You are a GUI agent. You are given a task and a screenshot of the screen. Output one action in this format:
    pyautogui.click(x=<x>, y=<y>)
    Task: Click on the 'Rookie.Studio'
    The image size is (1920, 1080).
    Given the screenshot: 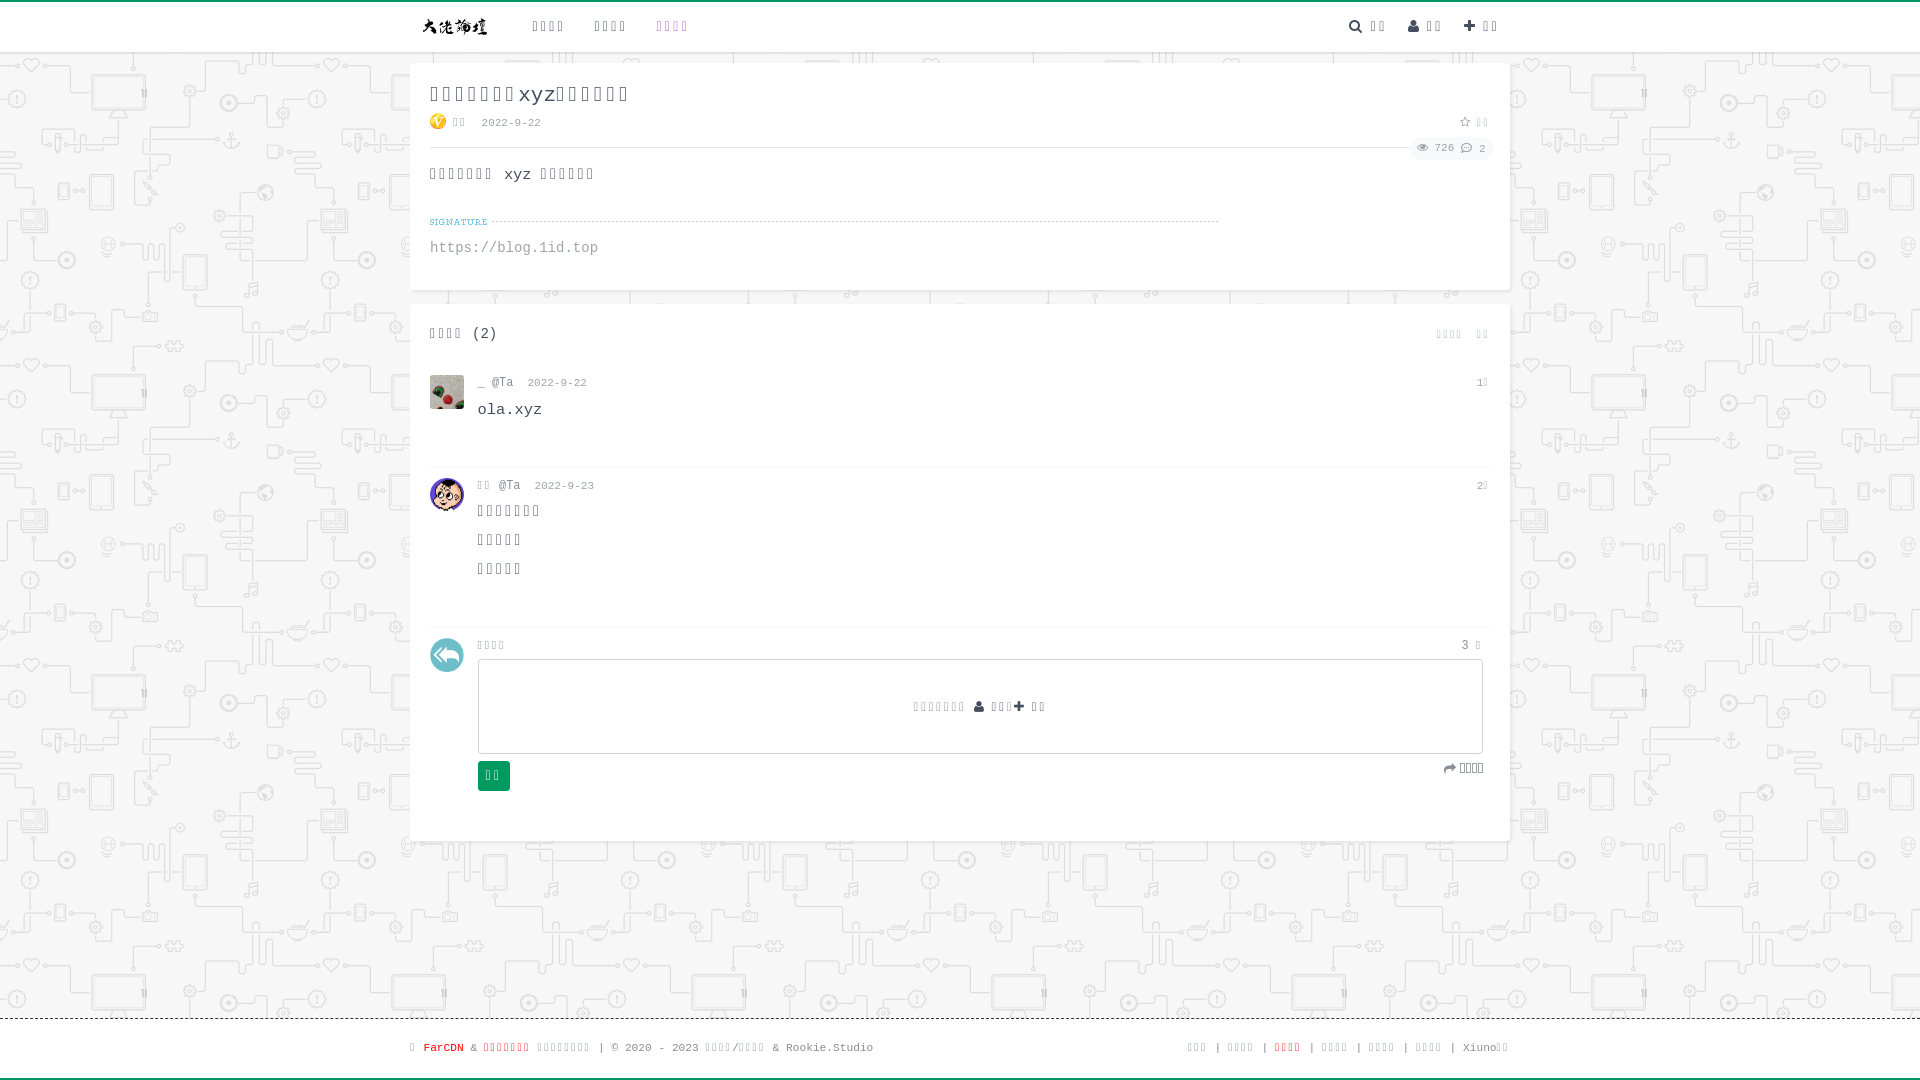 What is the action you would take?
    pyautogui.click(x=785, y=1047)
    